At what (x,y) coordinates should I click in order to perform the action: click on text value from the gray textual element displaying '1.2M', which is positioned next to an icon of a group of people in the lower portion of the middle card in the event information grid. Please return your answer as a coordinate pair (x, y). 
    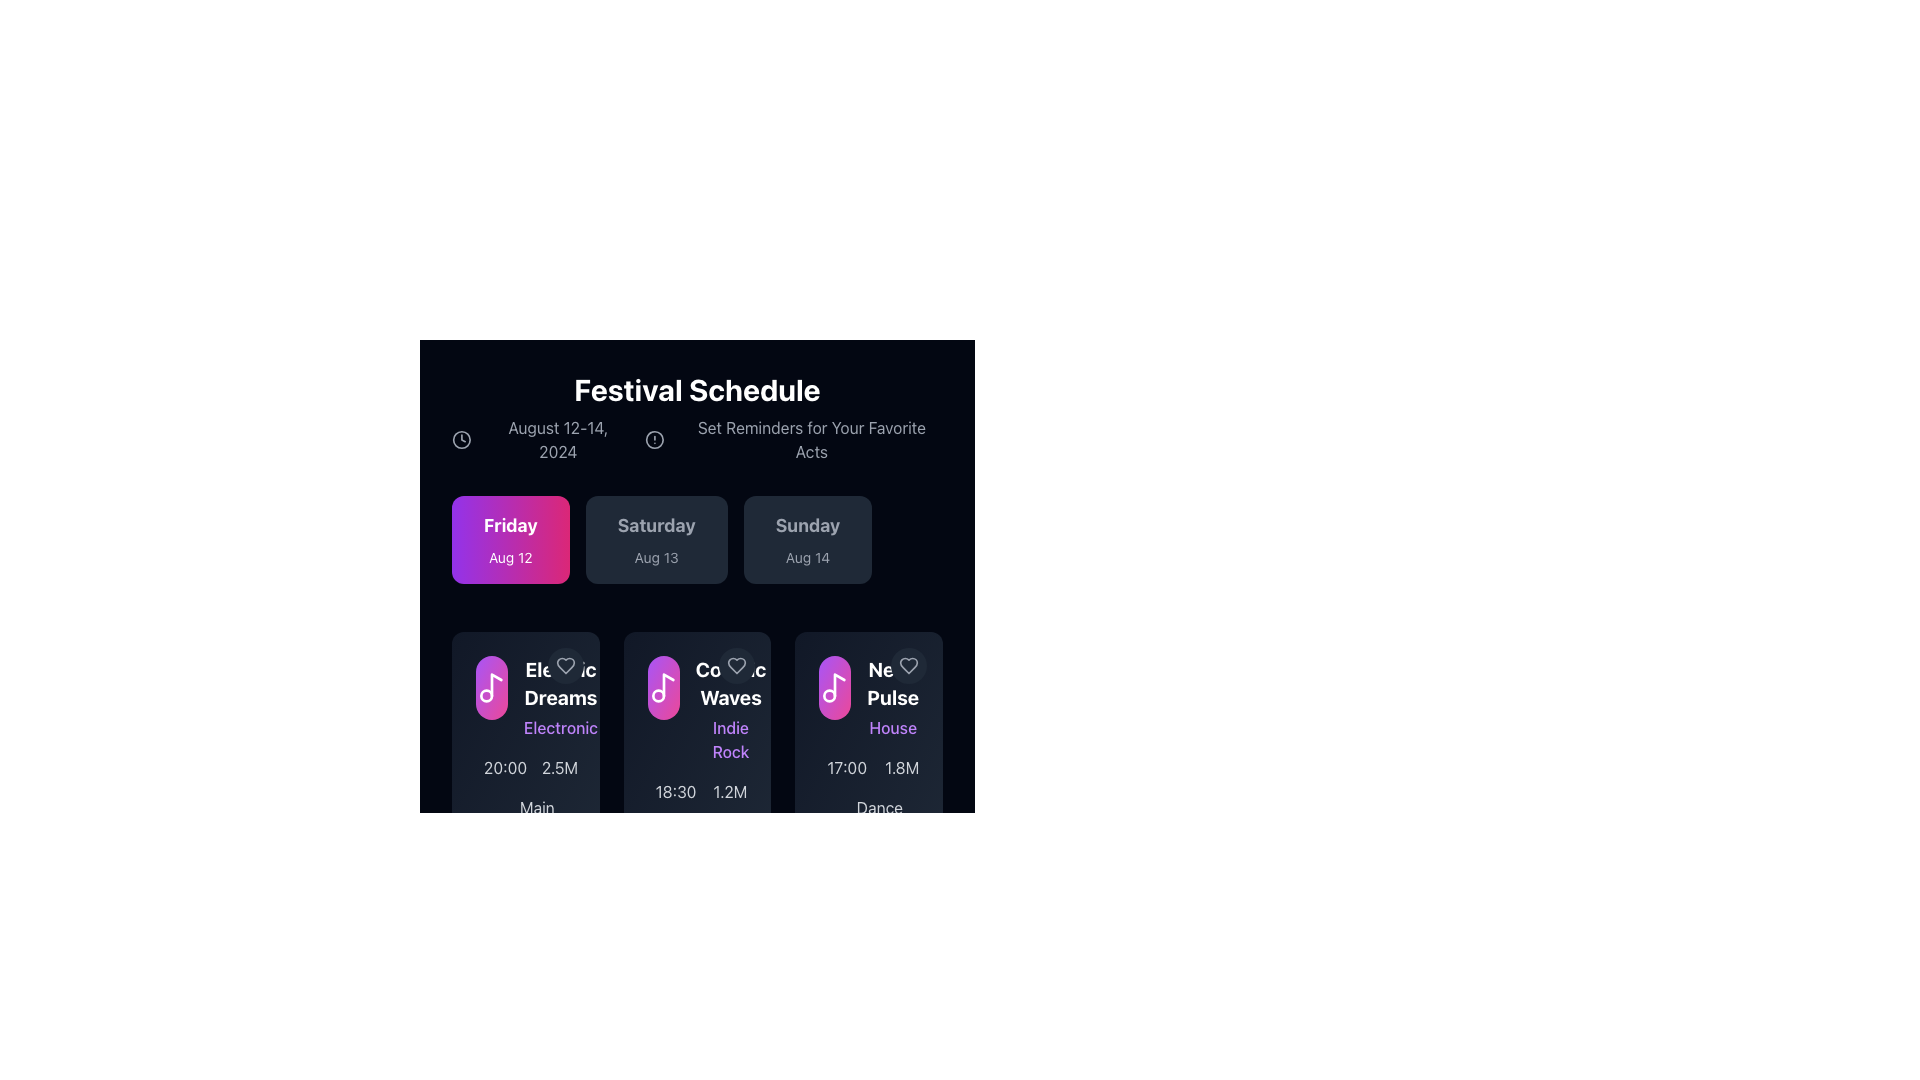
    Looking at the image, I should click on (725, 790).